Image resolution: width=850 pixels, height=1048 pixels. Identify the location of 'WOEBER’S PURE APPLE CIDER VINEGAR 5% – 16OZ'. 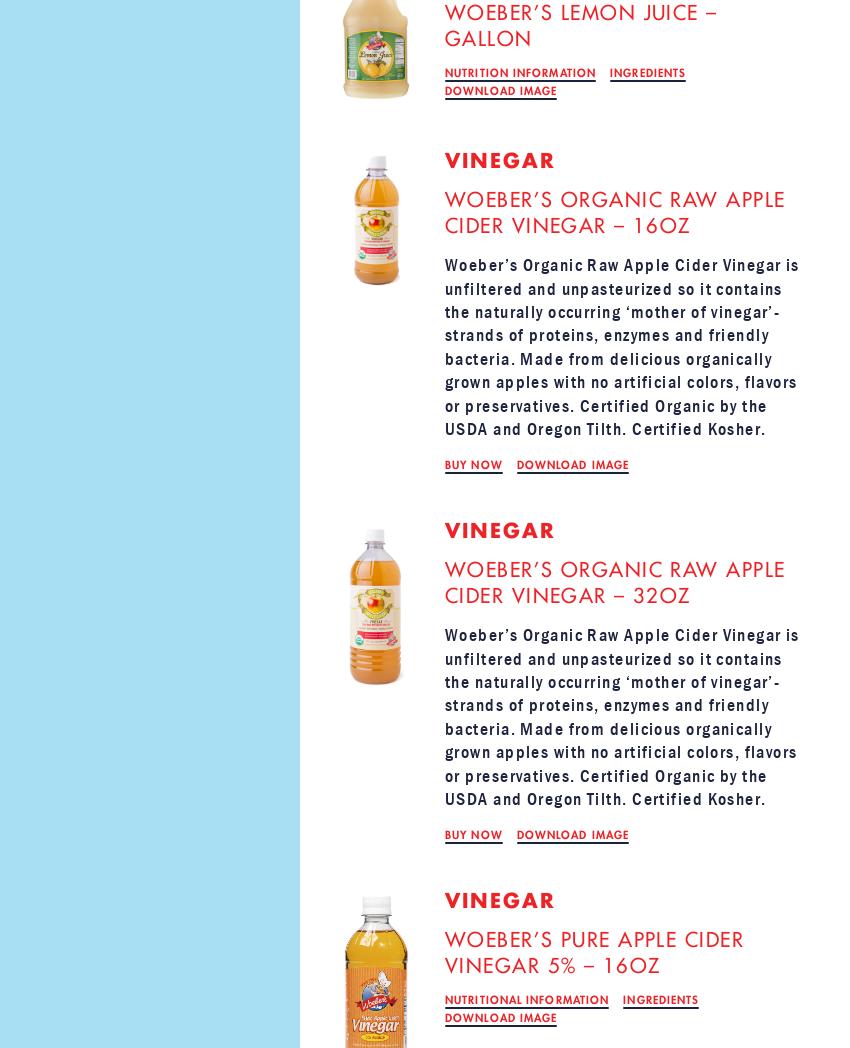
(594, 953).